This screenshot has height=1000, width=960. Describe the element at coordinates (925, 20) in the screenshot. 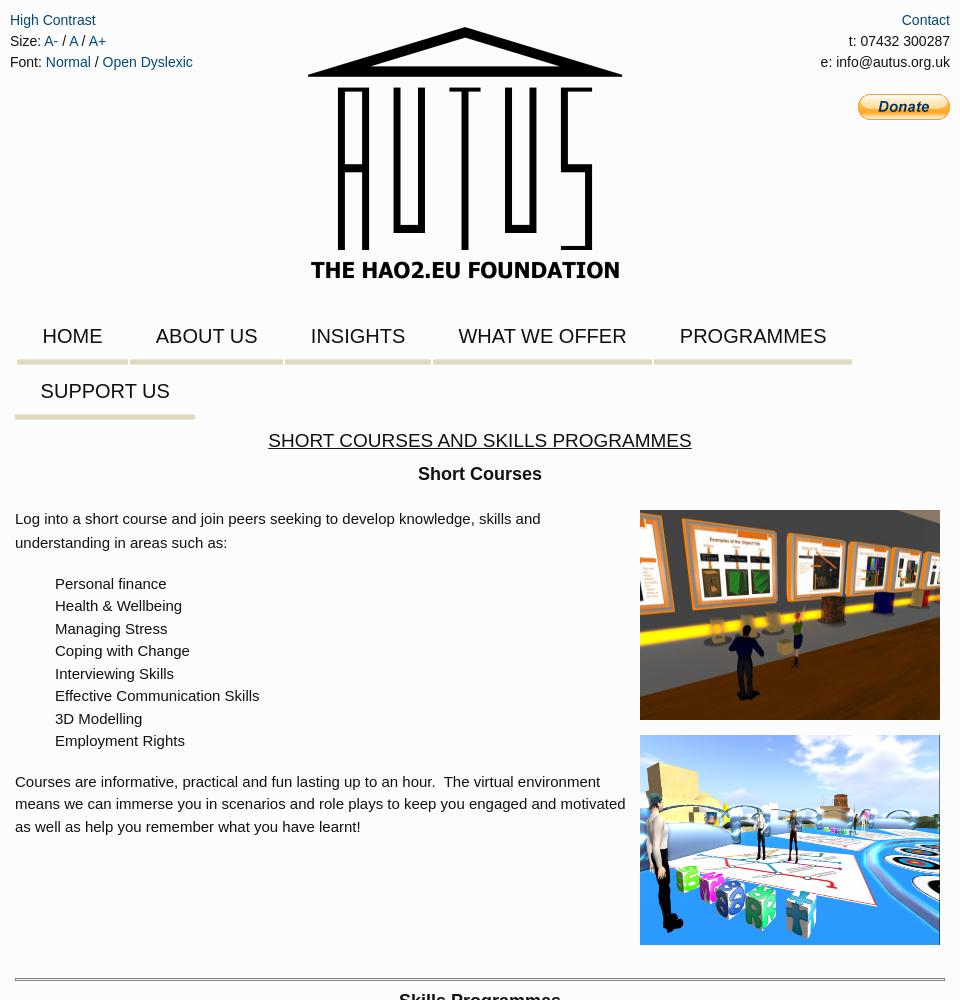

I see `'Contact'` at that location.